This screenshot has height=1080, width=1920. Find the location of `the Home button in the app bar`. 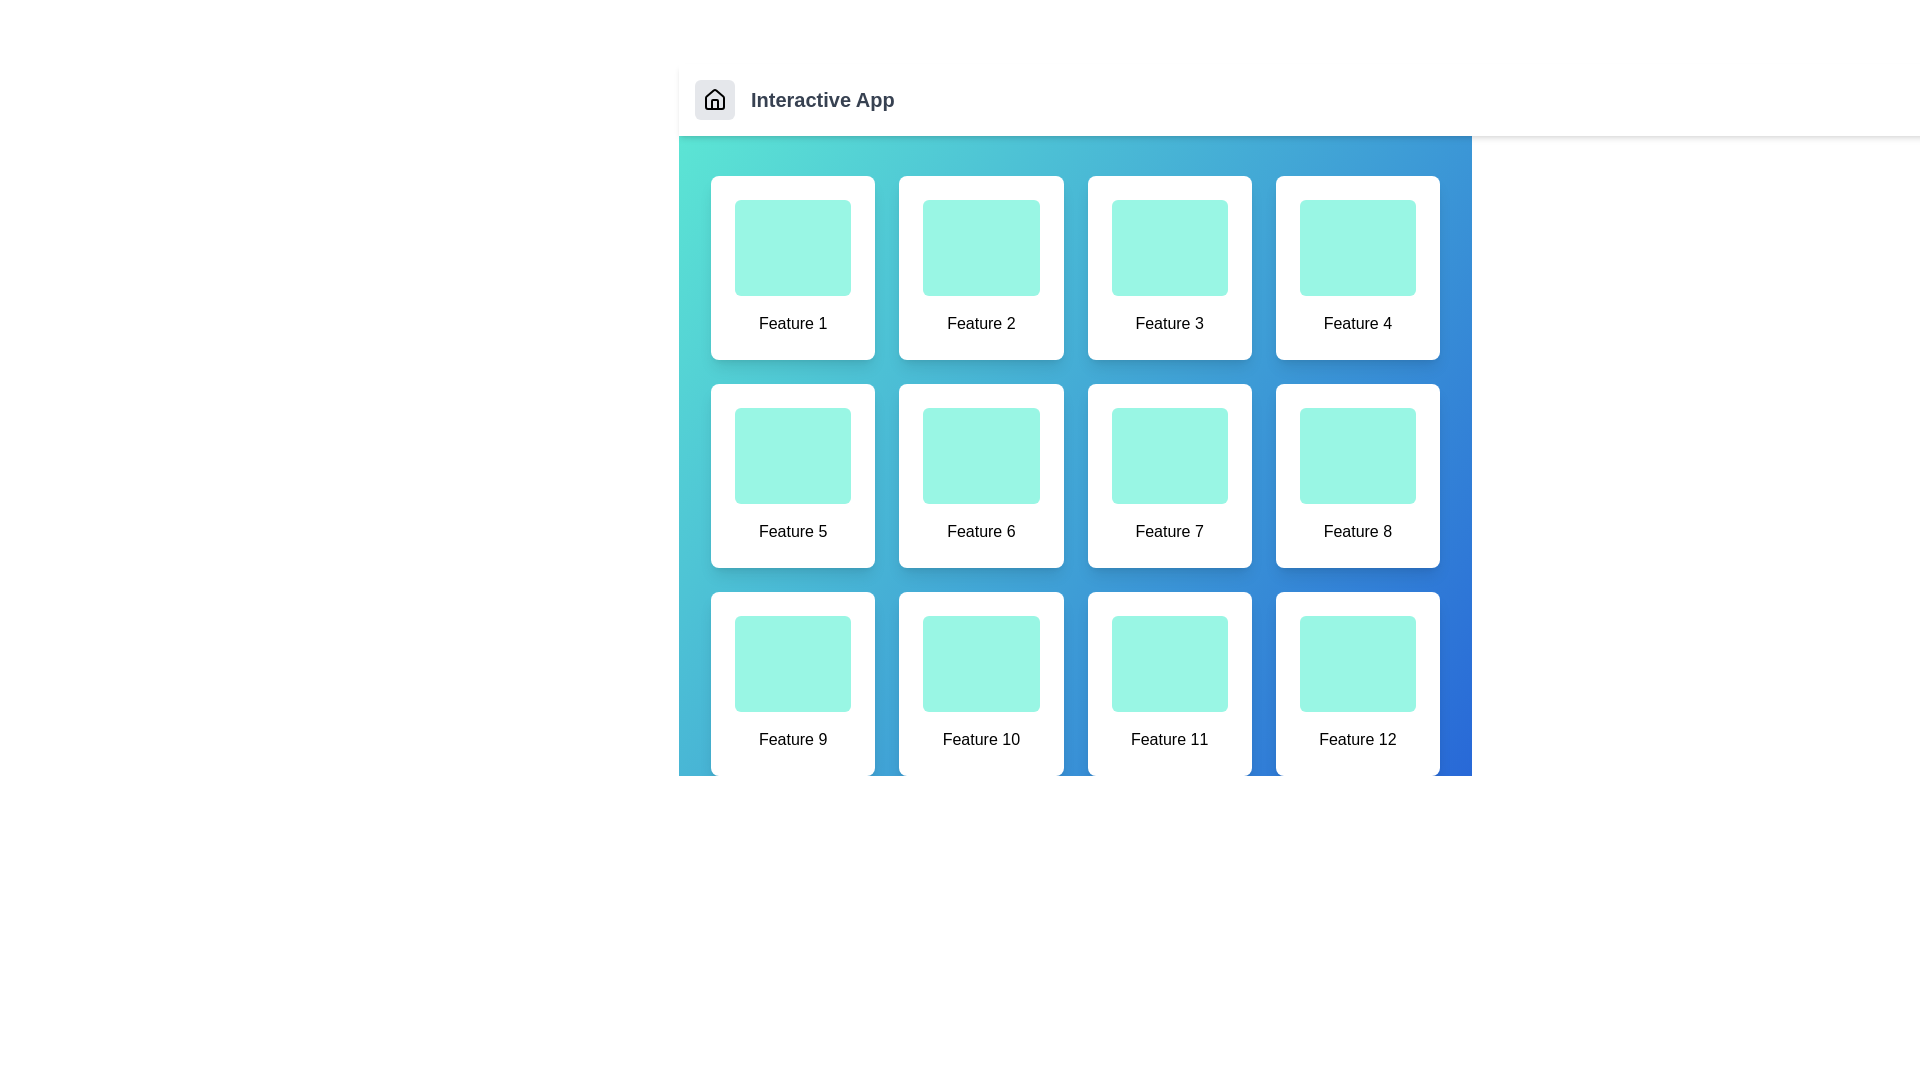

the Home button in the app bar is located at coordinates (715, 100).